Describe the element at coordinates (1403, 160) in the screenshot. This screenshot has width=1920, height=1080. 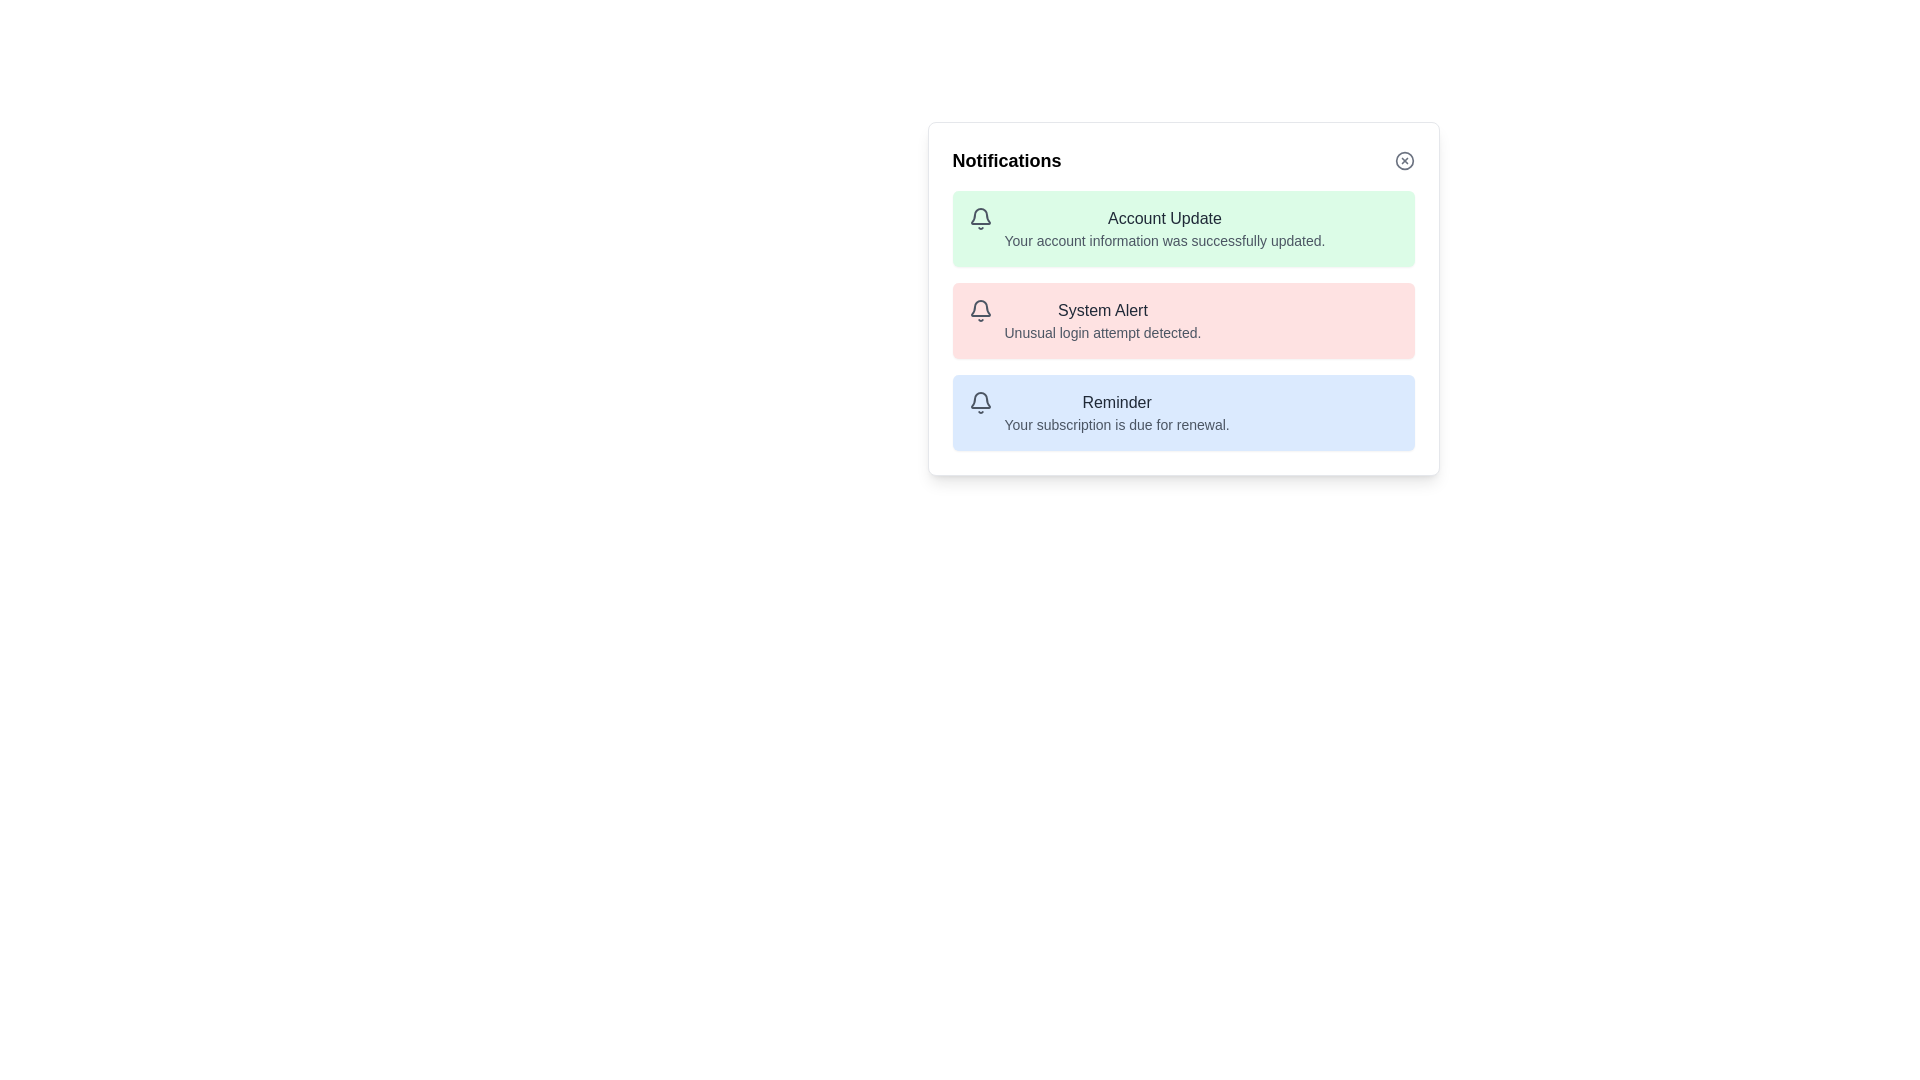
I see `the round 'X' button located in the upper-right corner of the 'Notifications' panel` at that location.